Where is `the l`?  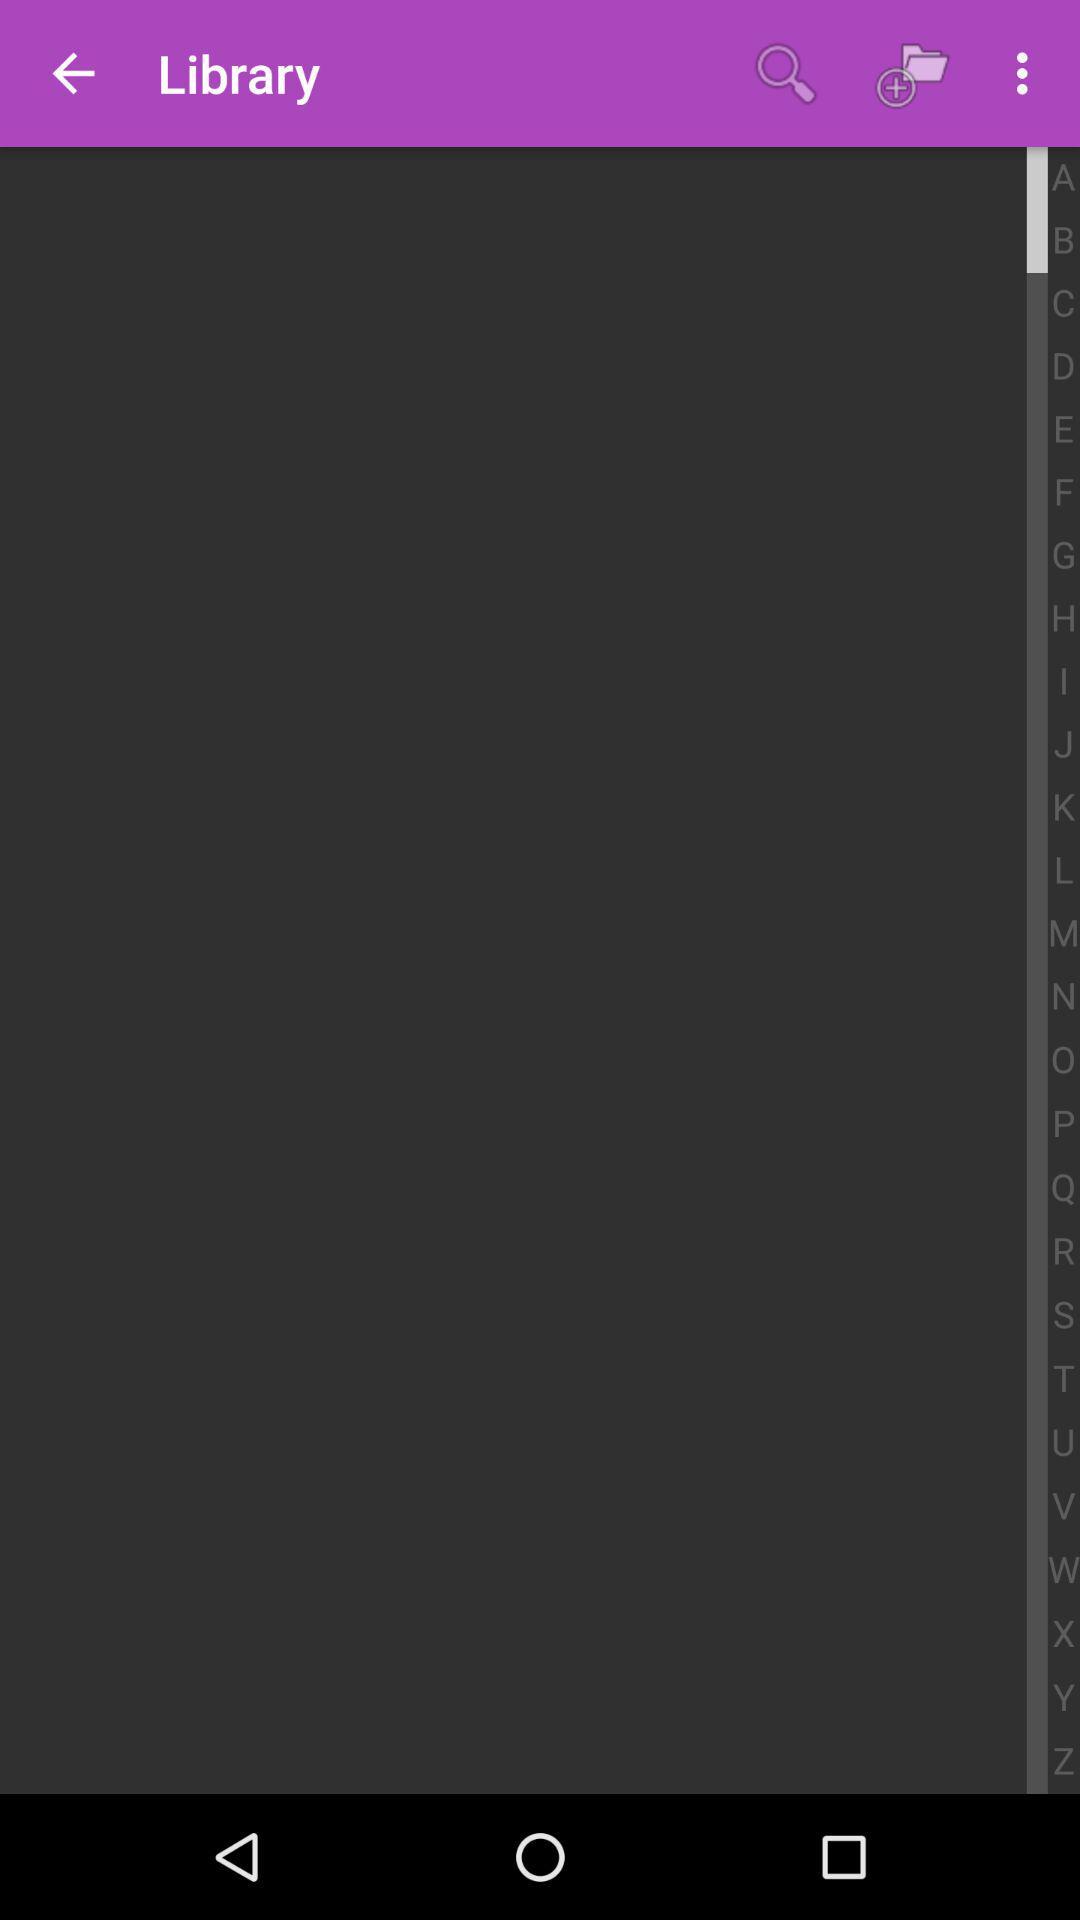 the l is located at coordinates (1062, 871).